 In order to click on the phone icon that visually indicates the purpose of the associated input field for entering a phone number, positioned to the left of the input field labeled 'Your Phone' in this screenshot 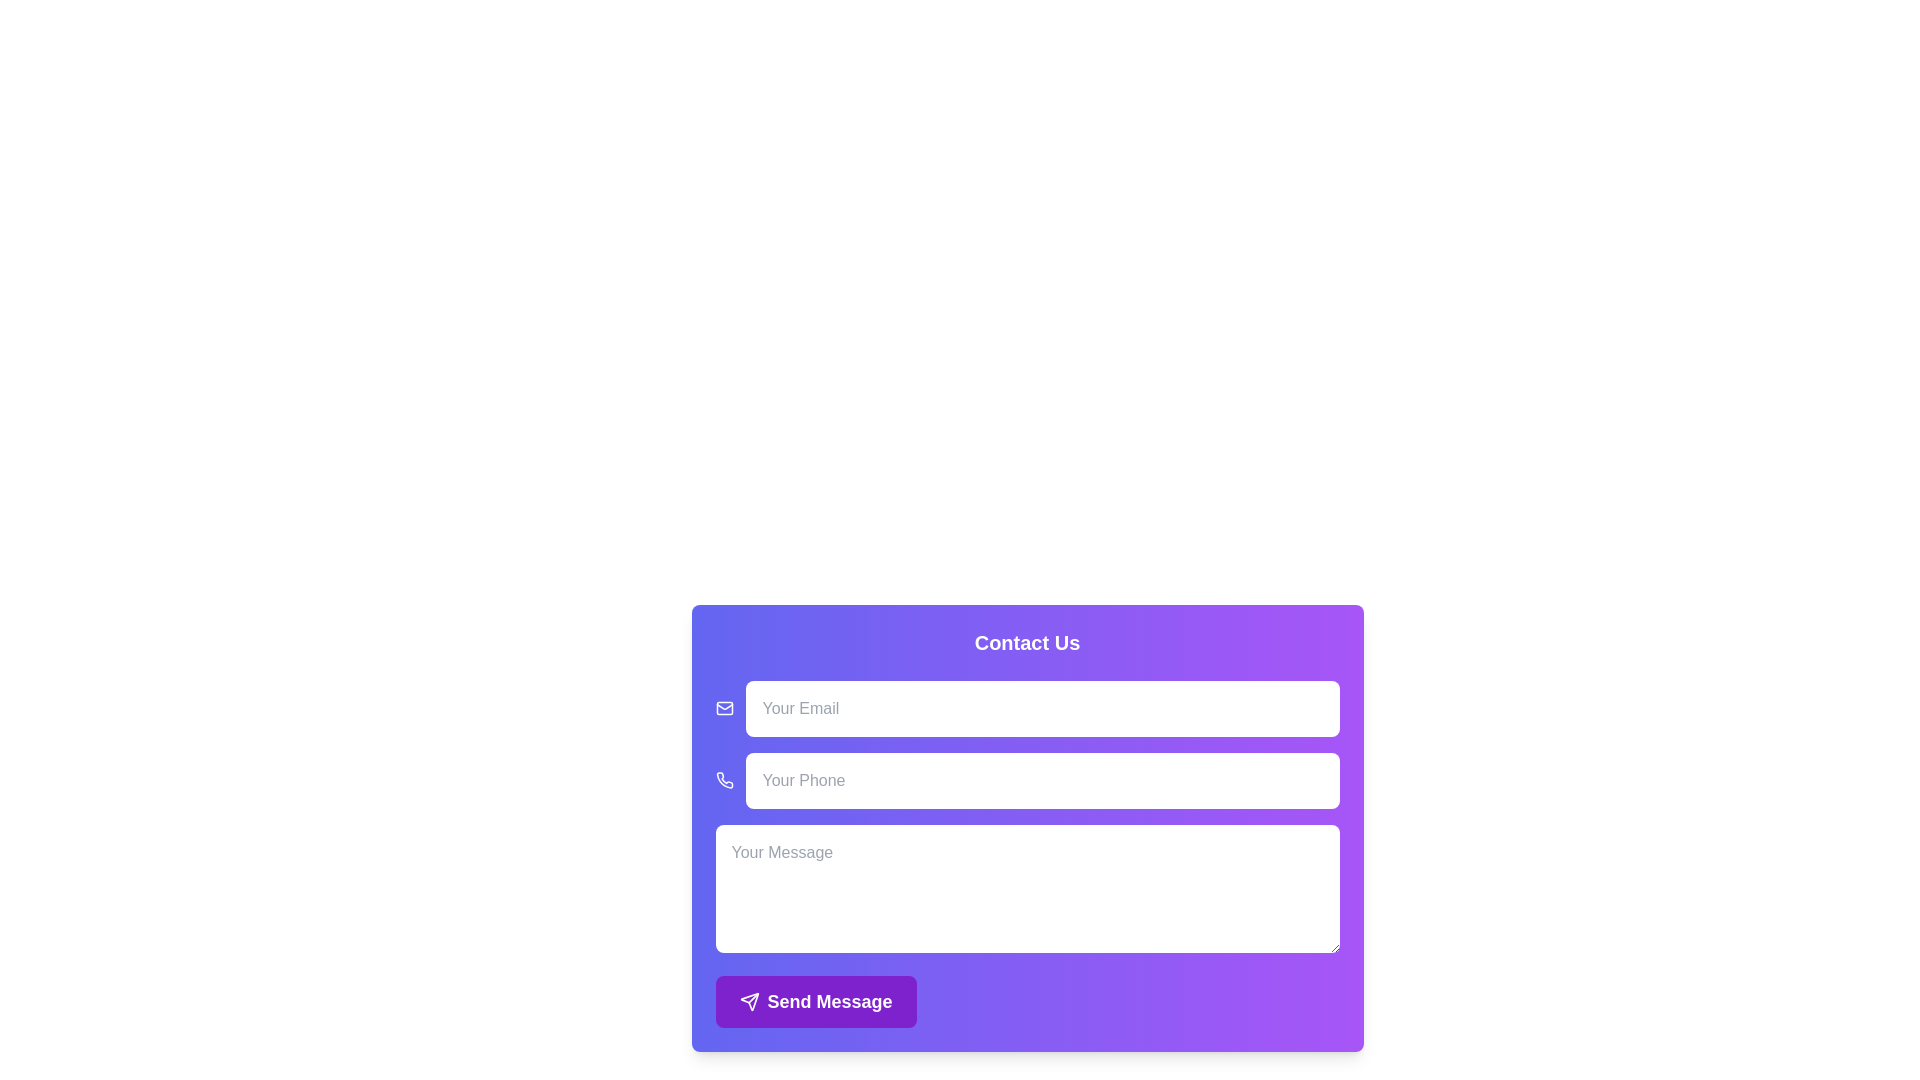, I will do `click(723, 779)`.